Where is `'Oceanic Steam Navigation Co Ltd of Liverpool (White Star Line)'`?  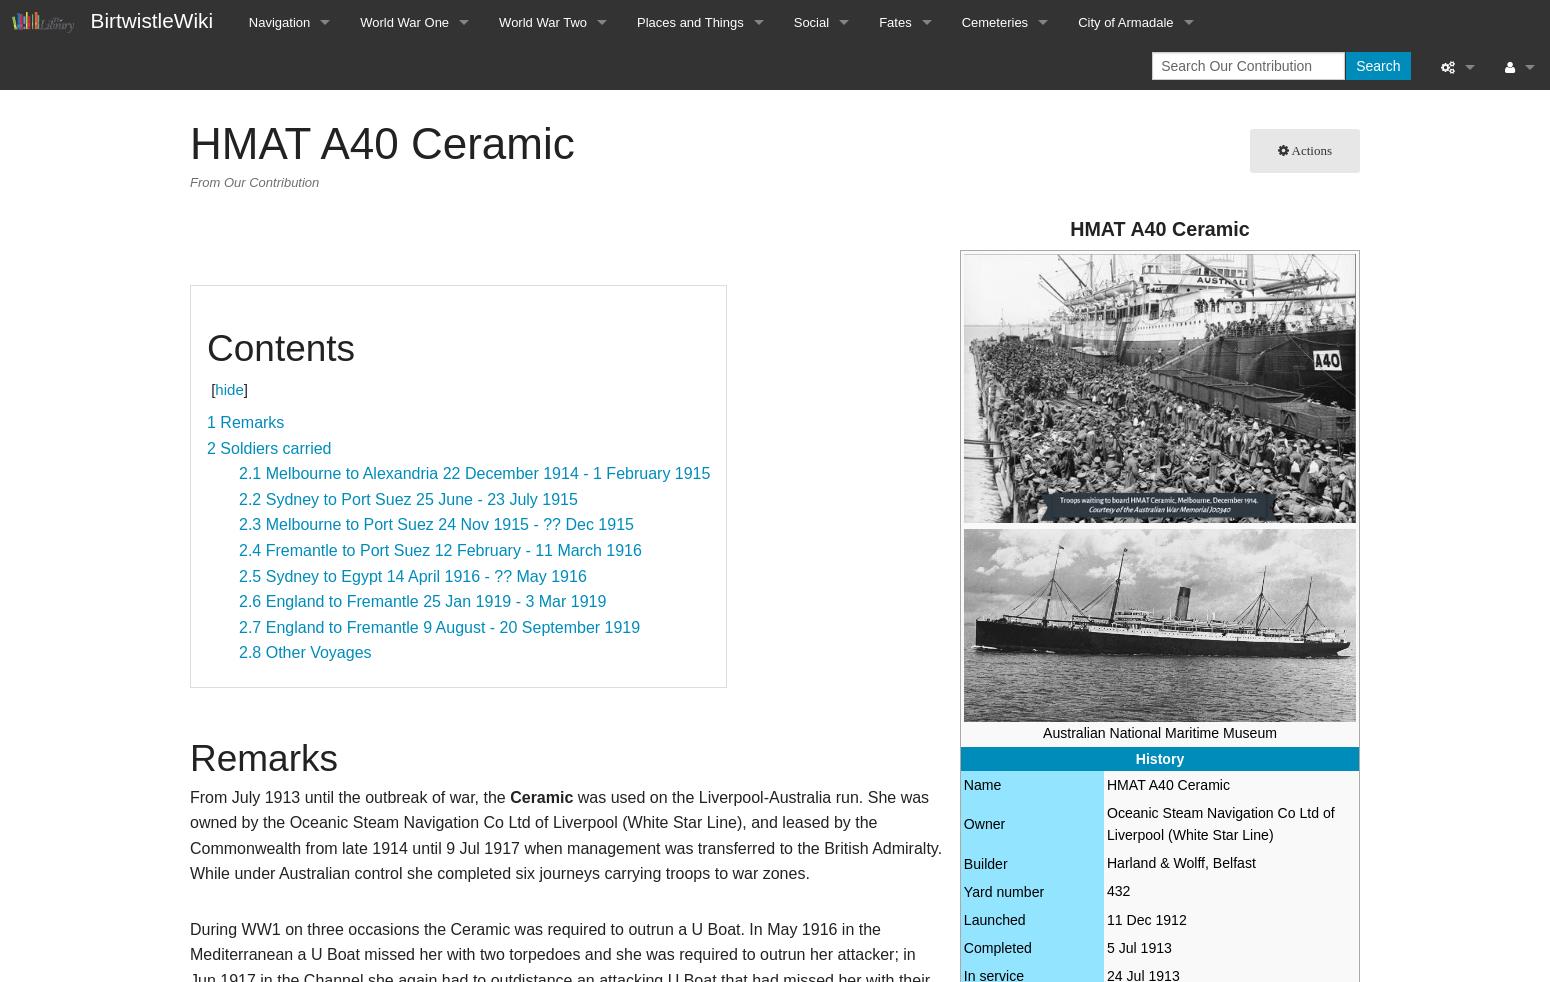
'Oceanic Steam Navigation Co Ltd of Liverpool (White Star Line)' is located at coordinates (1220, 823).